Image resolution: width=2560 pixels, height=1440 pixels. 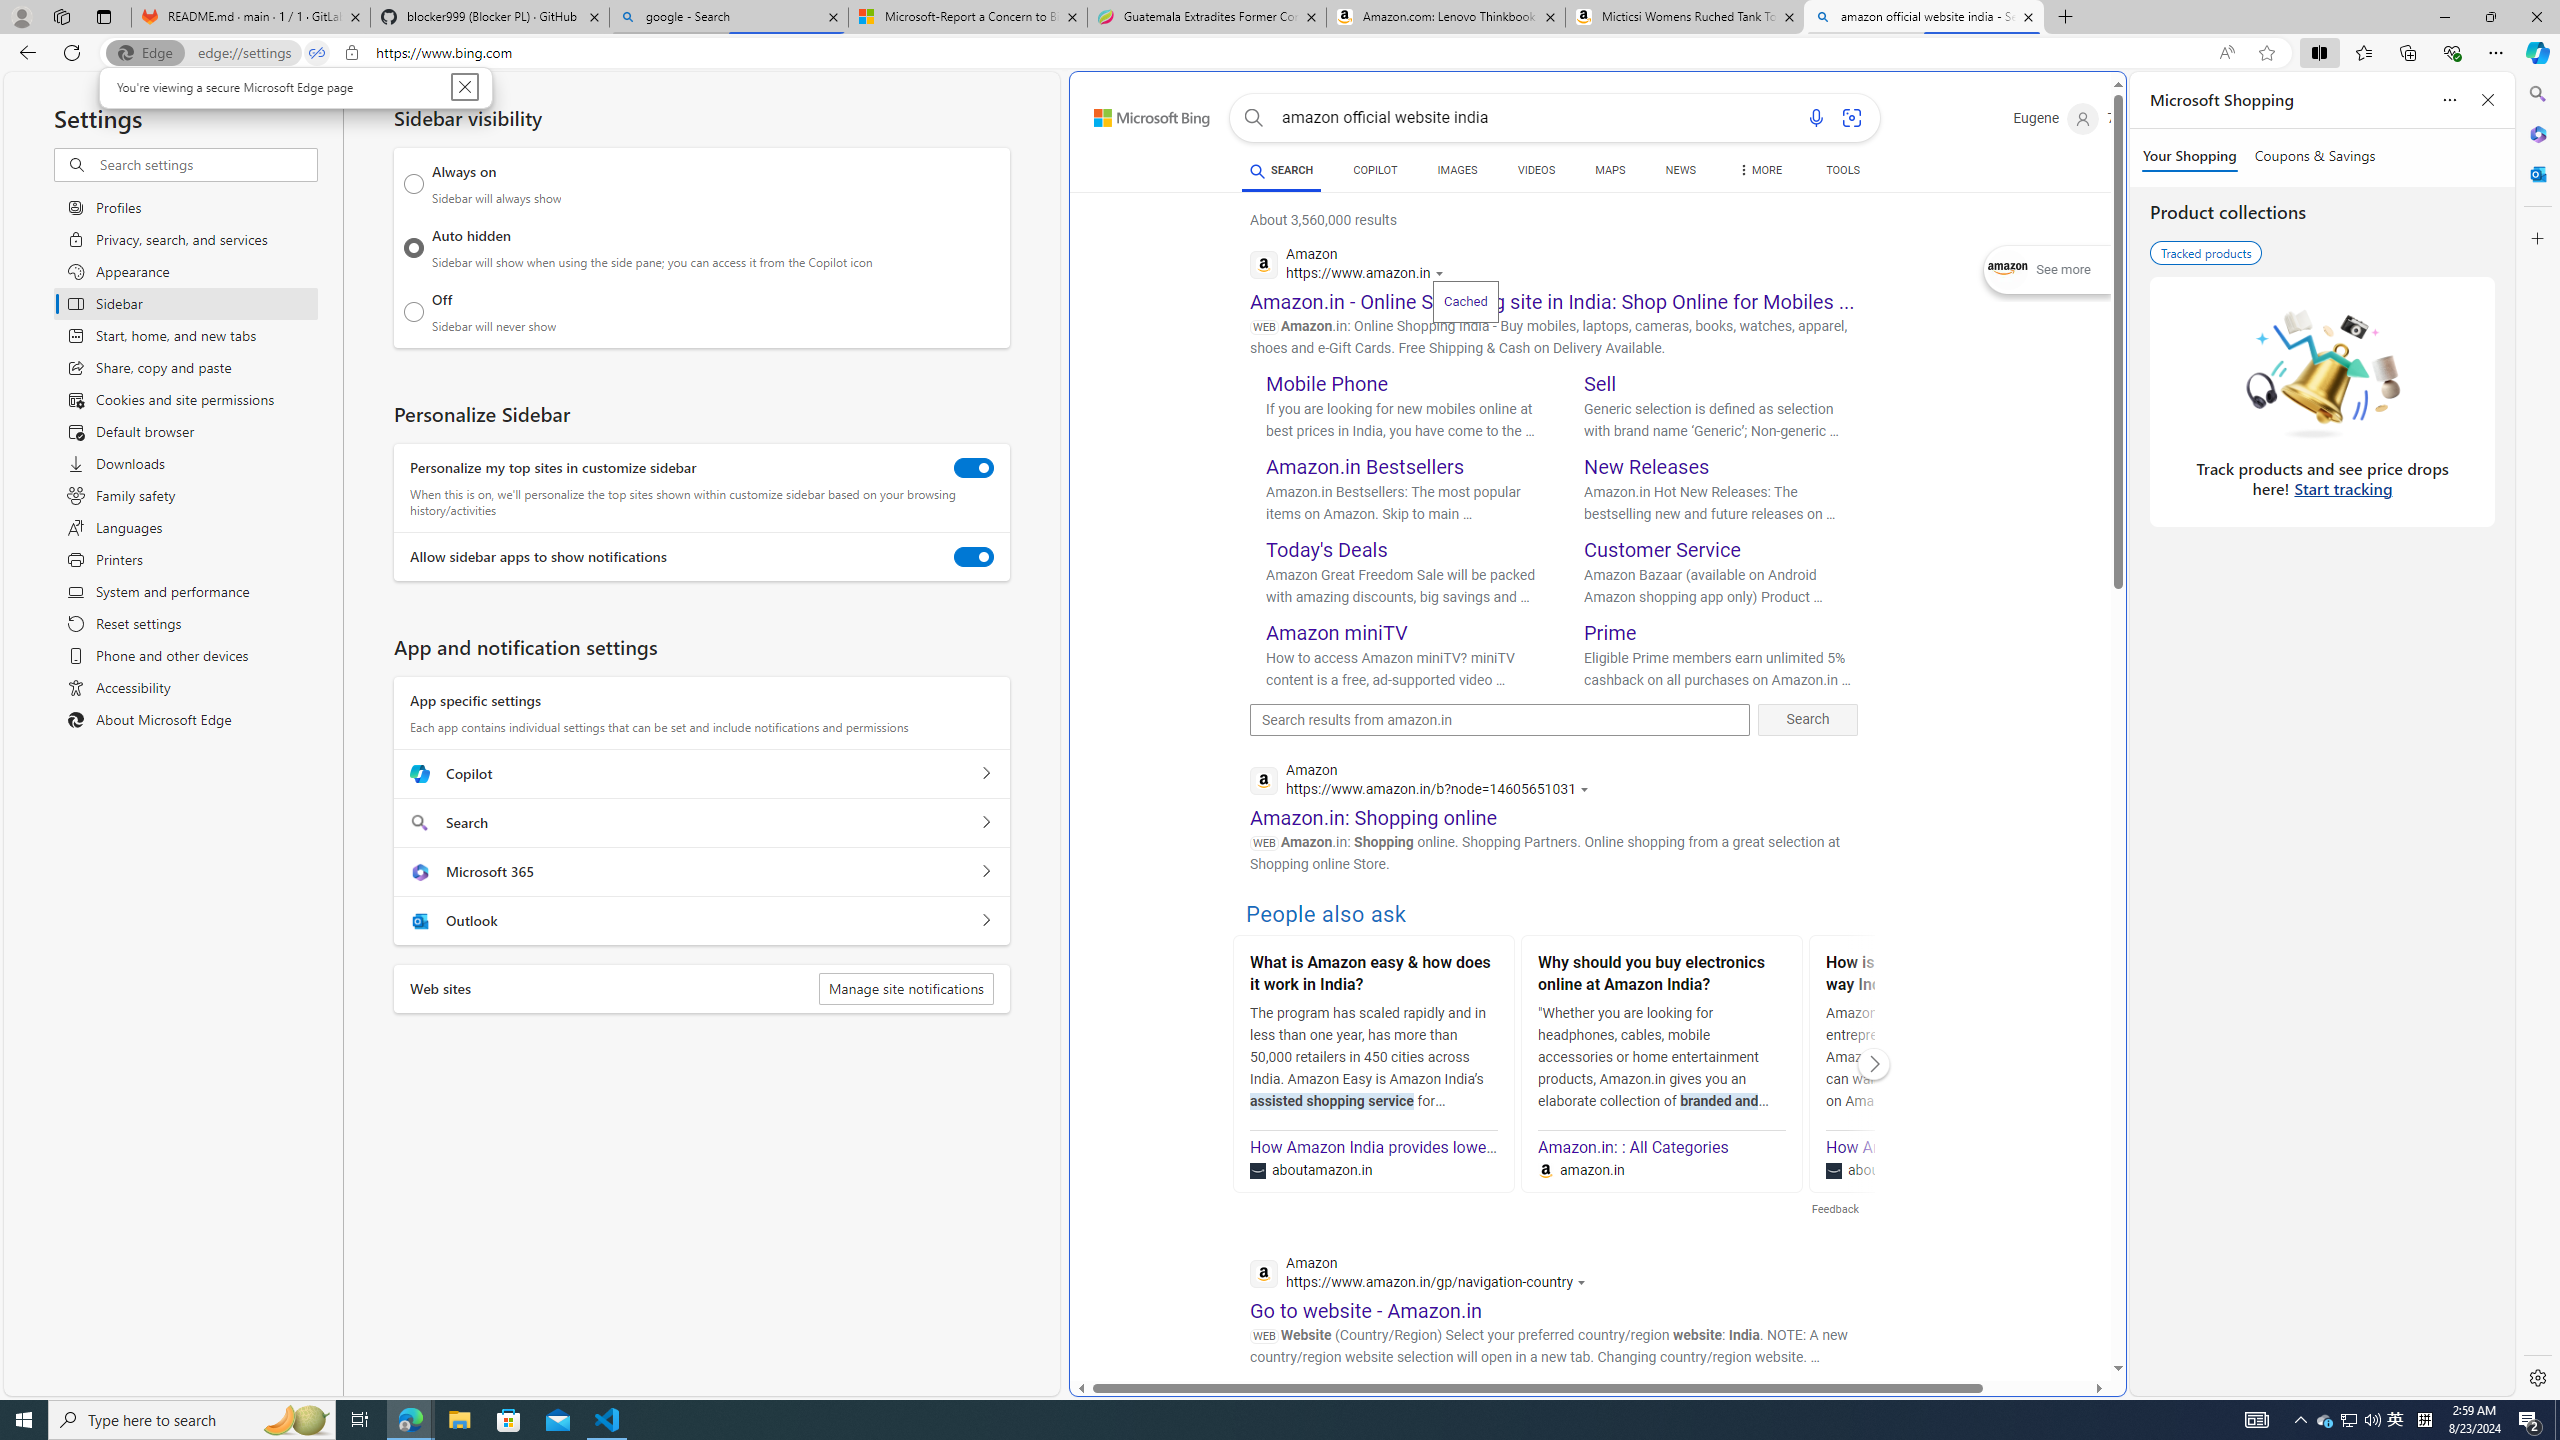 What do you see at coordinates (1679, 172) in the screenshot?
I see `'NEWS'` at bounding box center [1679, 172].